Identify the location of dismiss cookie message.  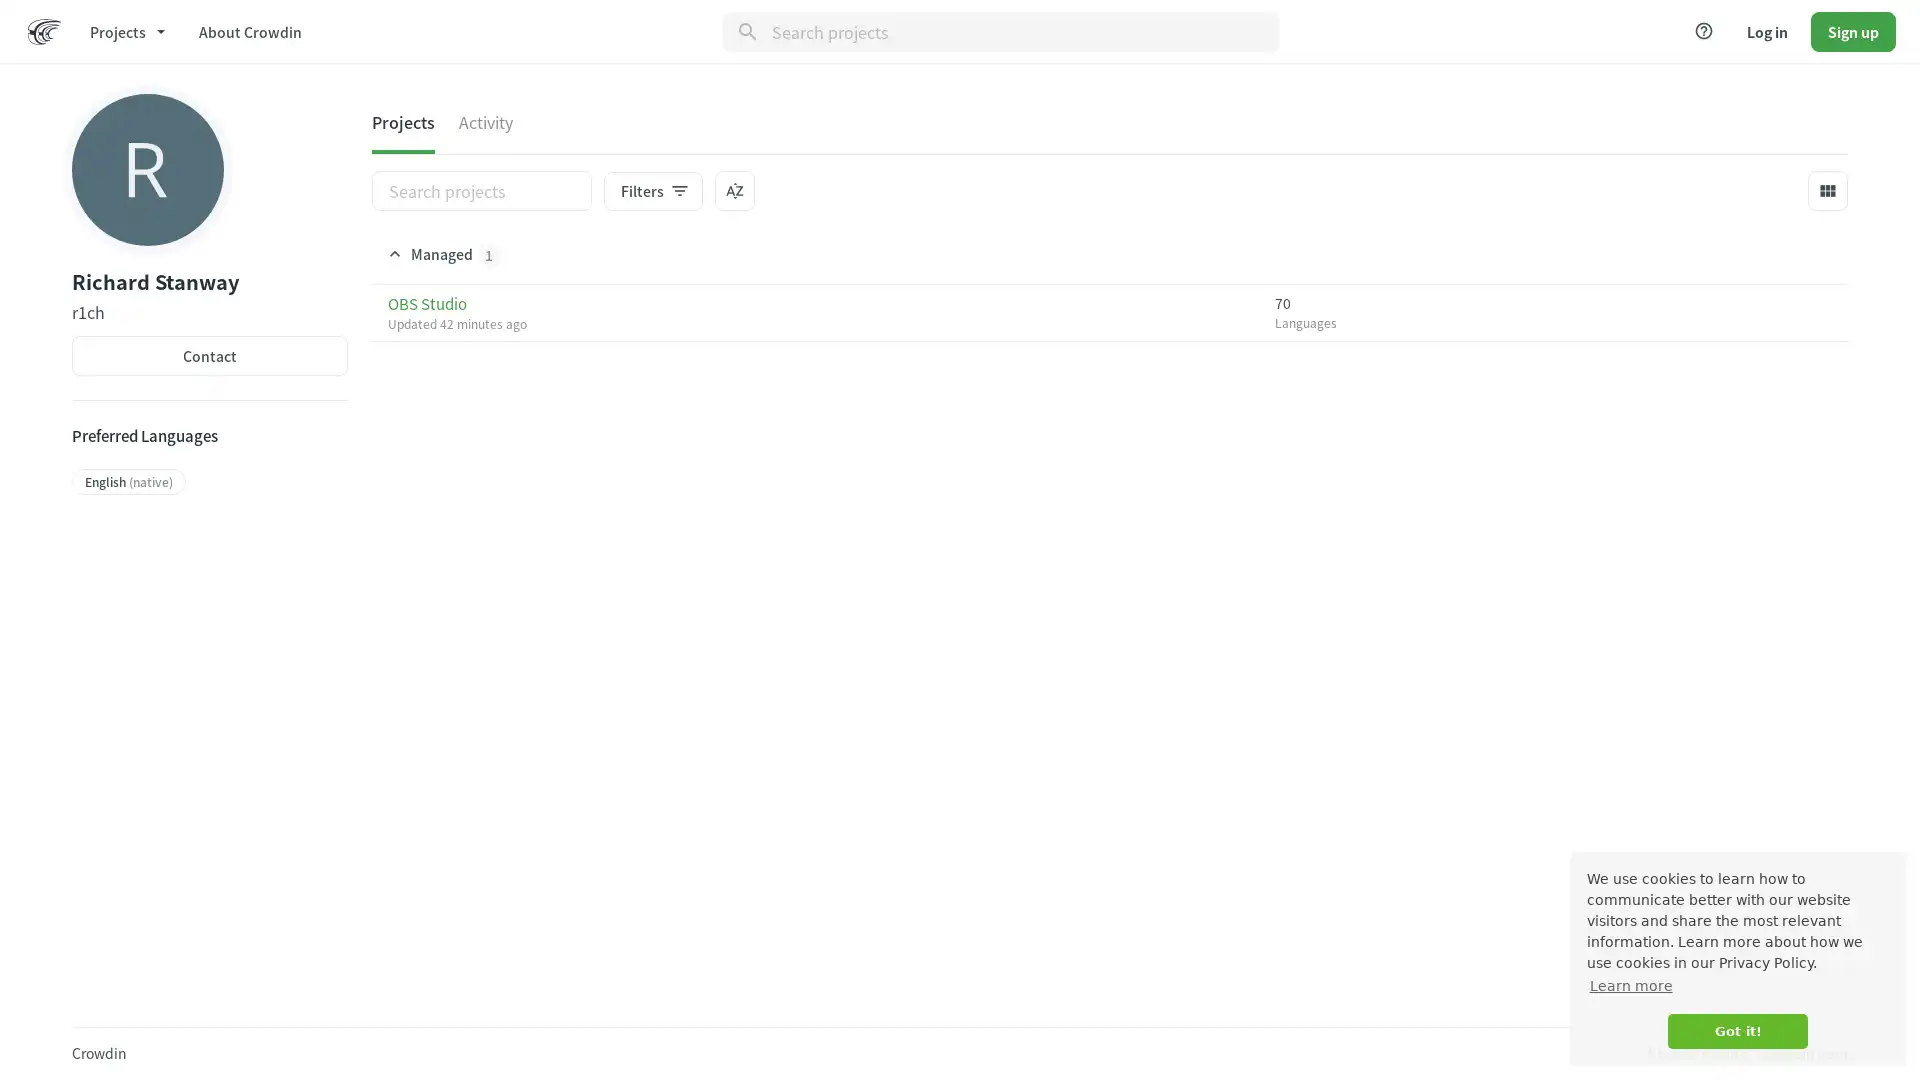
(1736, 1031).